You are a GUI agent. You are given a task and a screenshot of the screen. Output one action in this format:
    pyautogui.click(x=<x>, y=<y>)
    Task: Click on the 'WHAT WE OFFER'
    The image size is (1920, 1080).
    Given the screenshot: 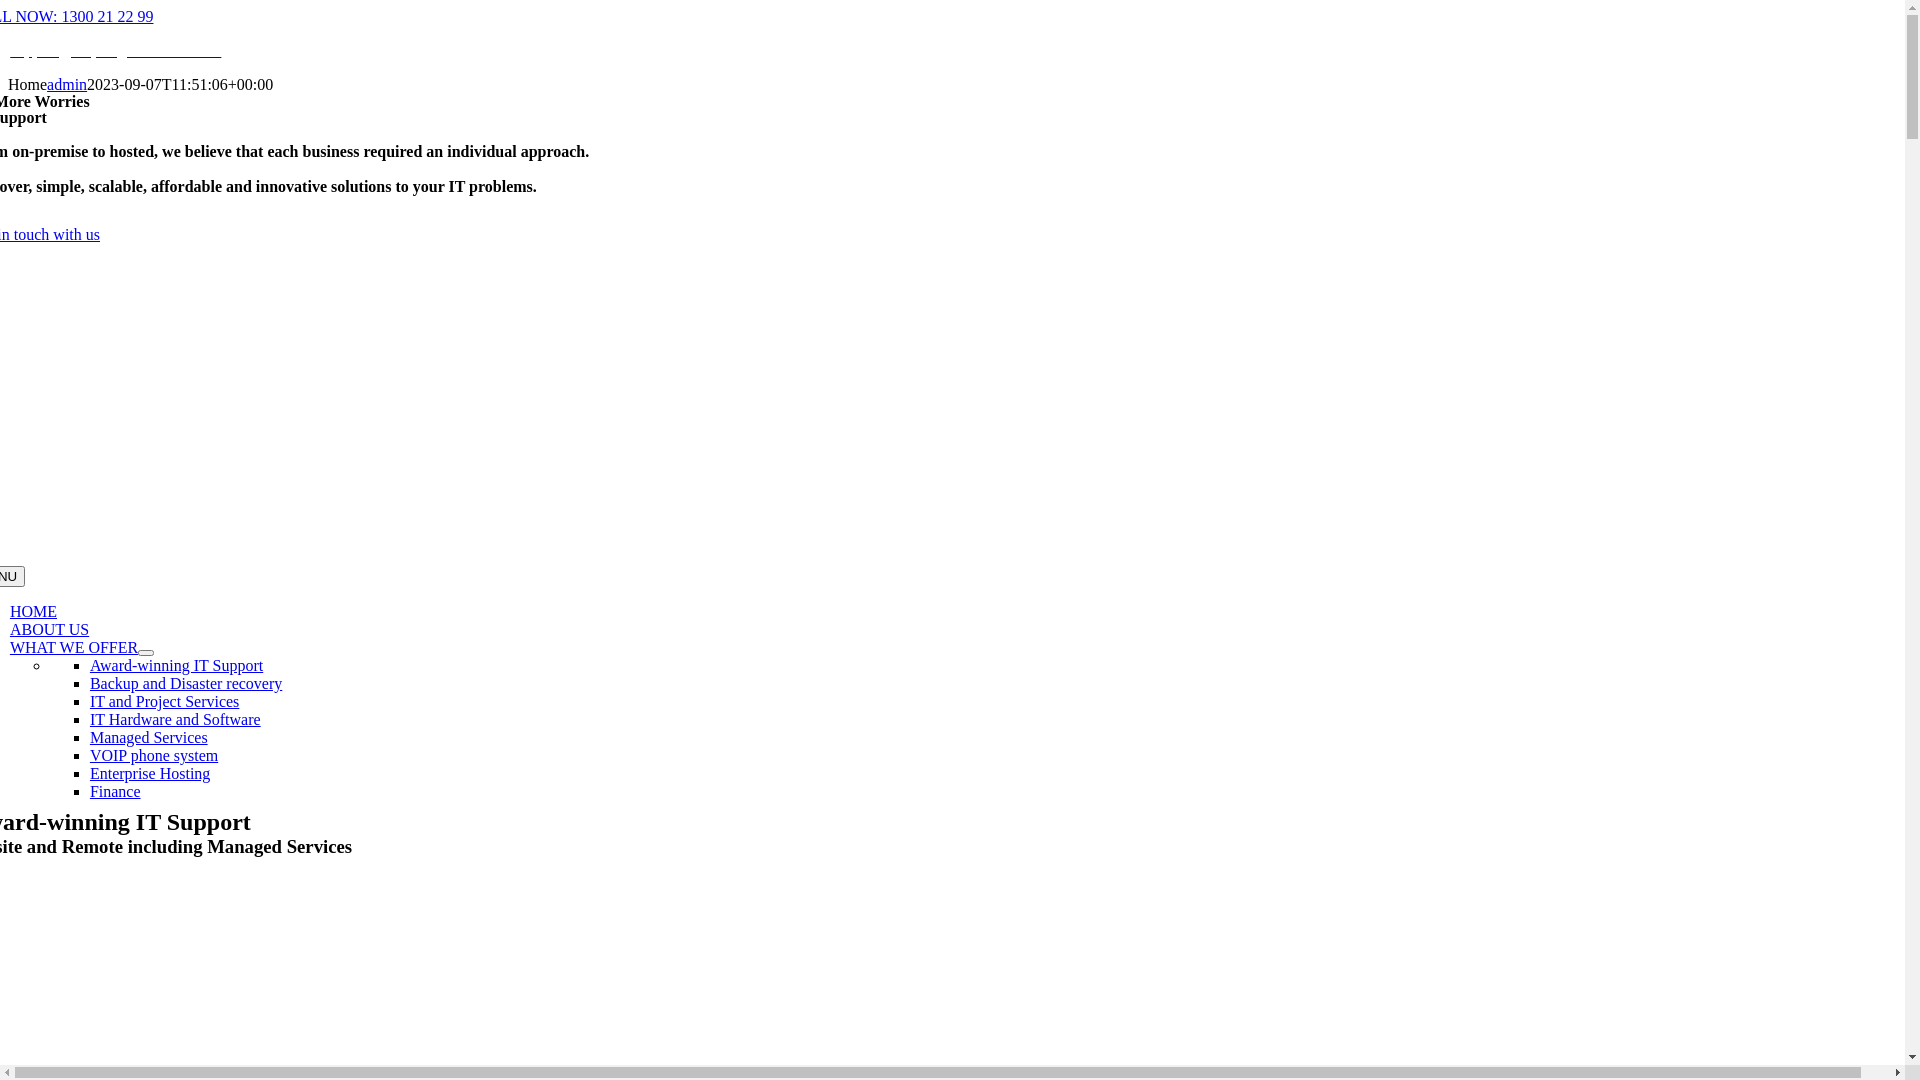 What is the action you would take?
    pyautogui.click(x=73, y=647)
    